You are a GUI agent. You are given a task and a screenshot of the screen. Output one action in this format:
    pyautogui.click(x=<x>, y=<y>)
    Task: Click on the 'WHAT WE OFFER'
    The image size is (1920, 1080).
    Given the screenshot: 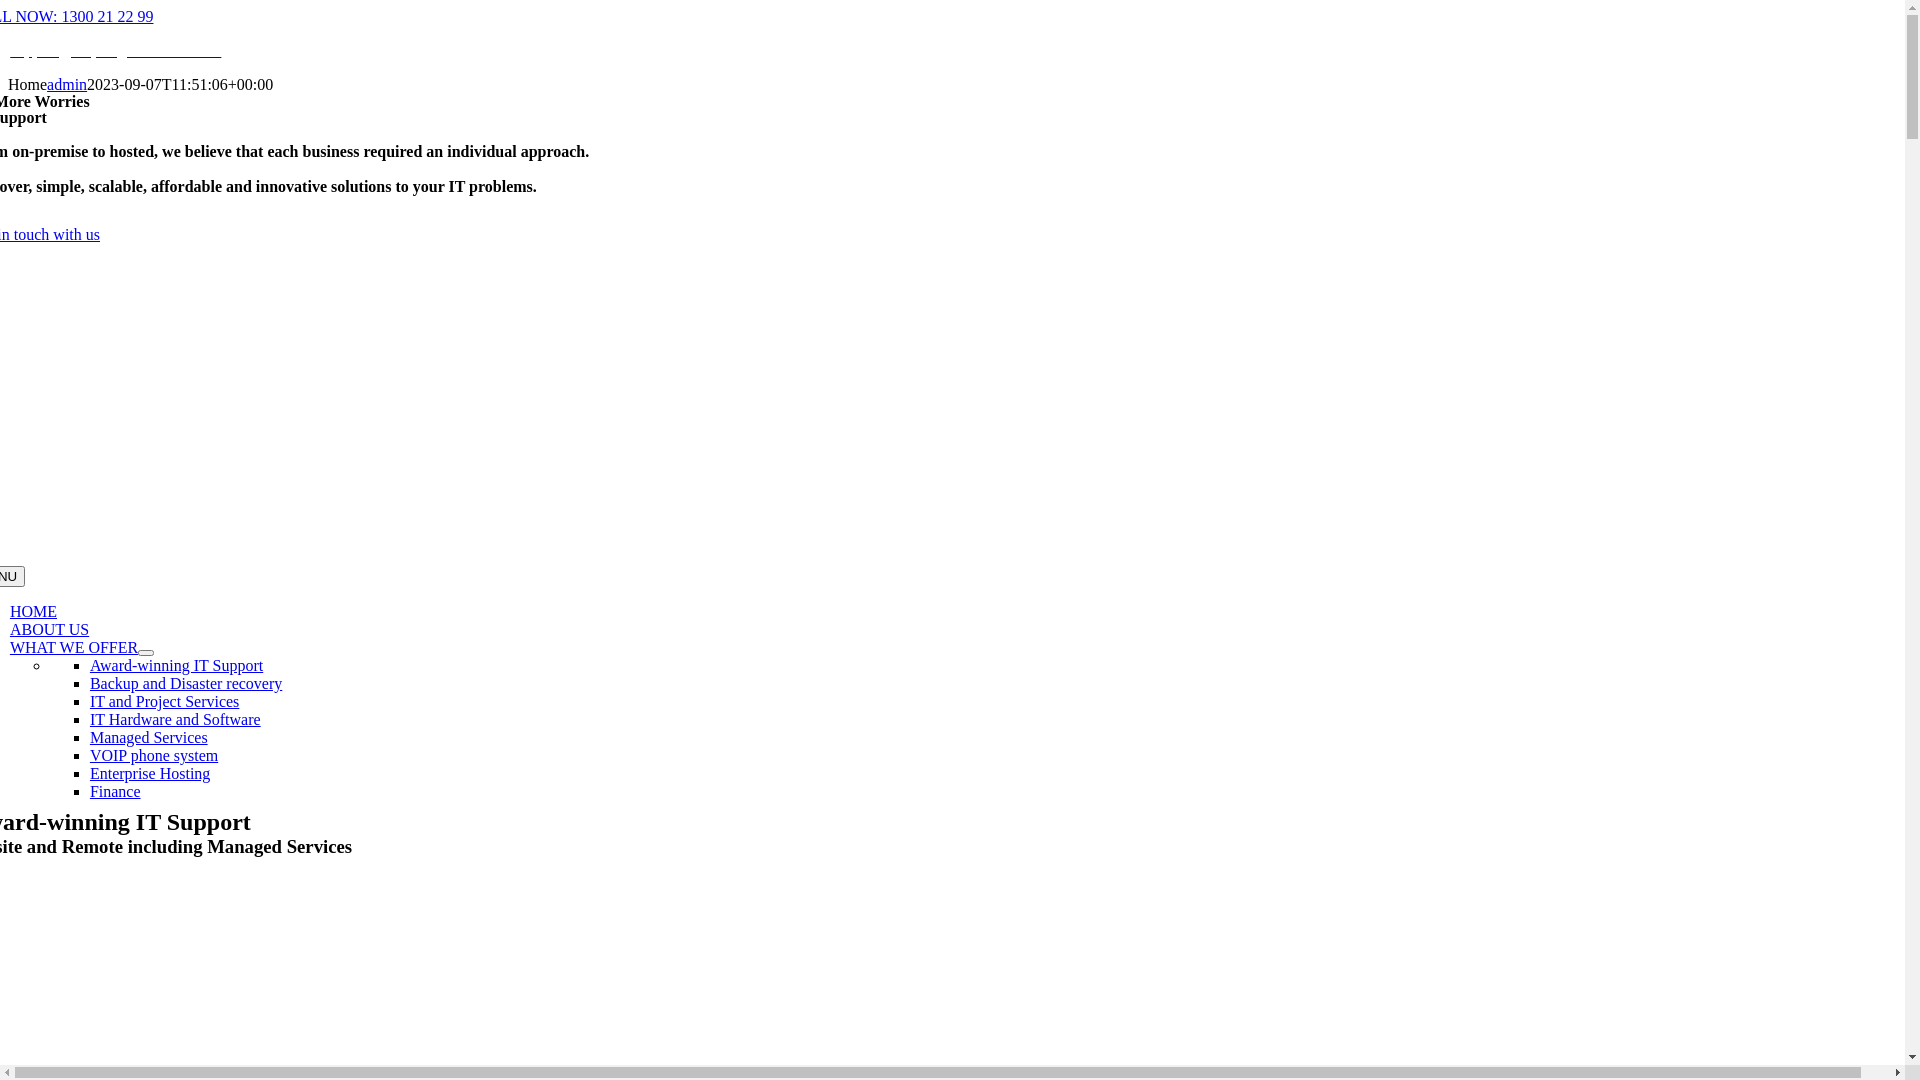 What is the action you would take?
    pyautogui.click(x=73, y=647)
    